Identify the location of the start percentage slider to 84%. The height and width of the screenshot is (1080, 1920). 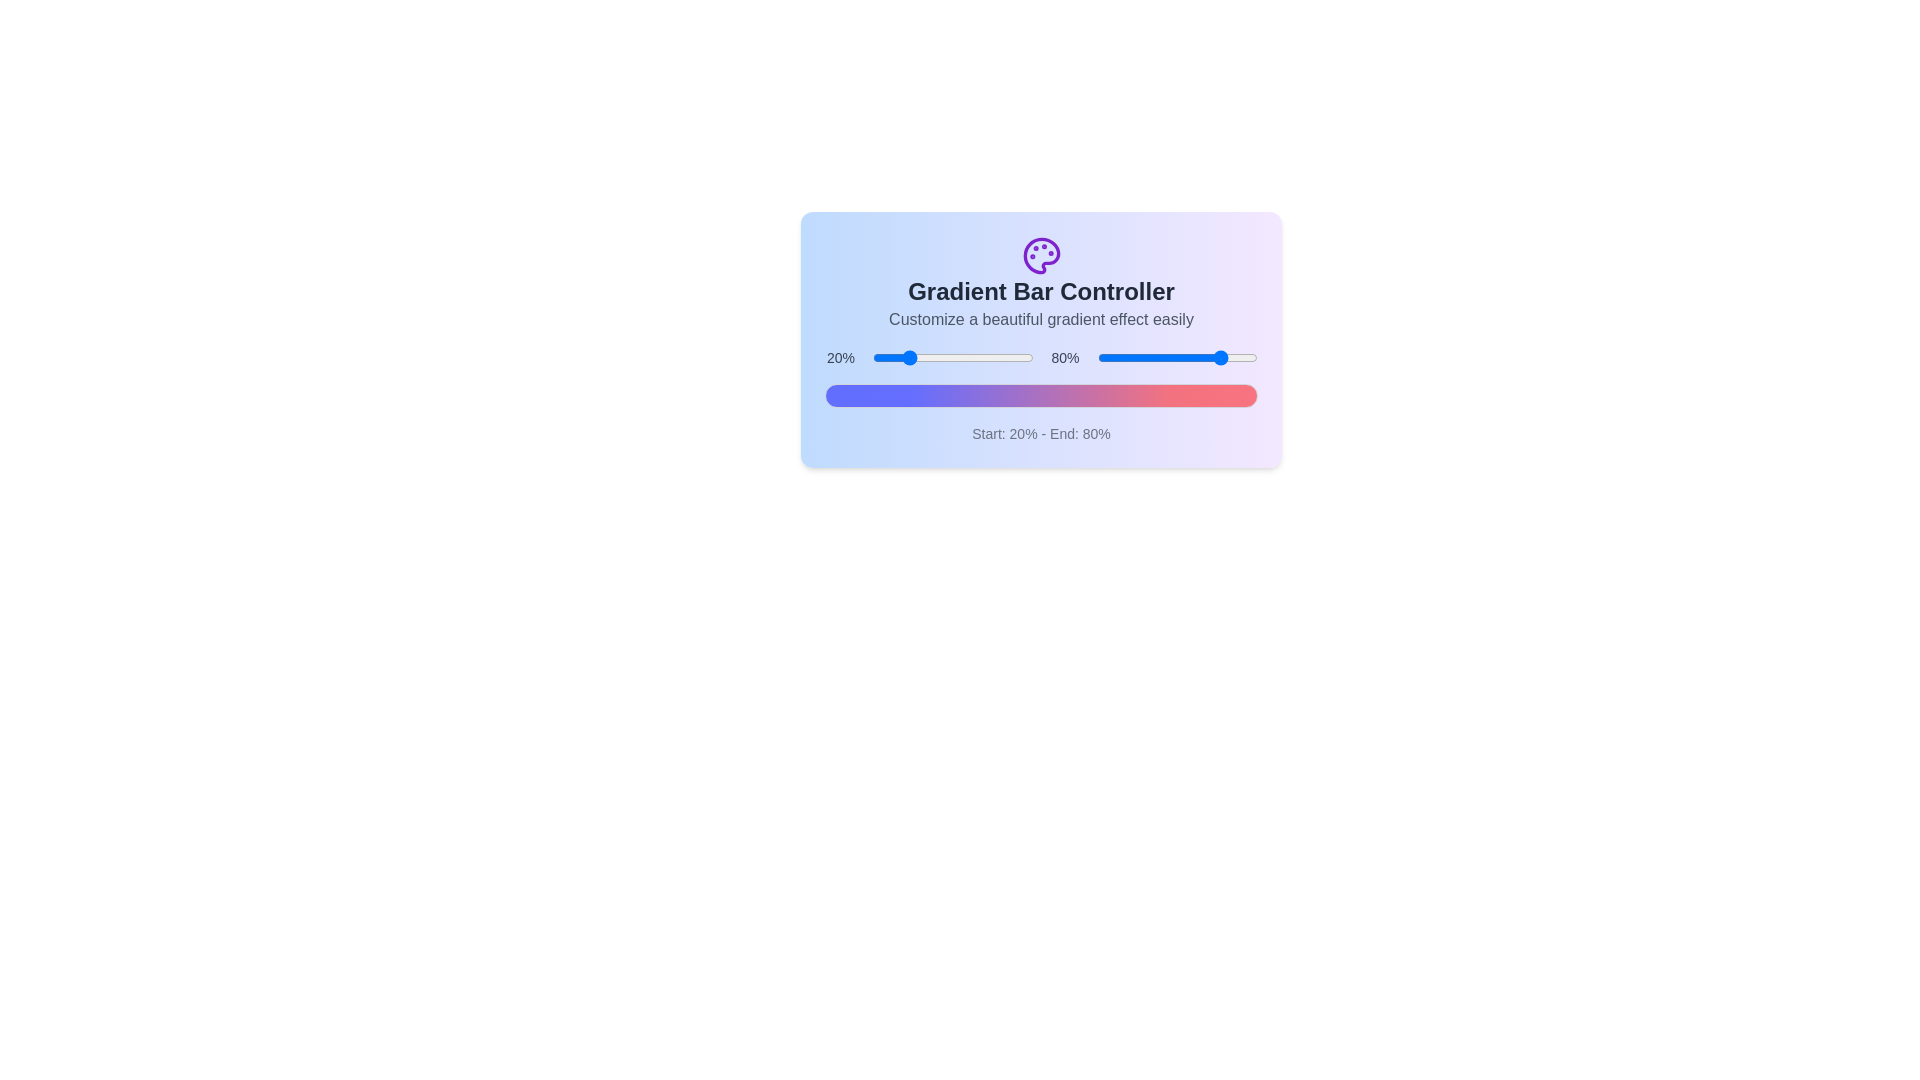
(1007, 357).